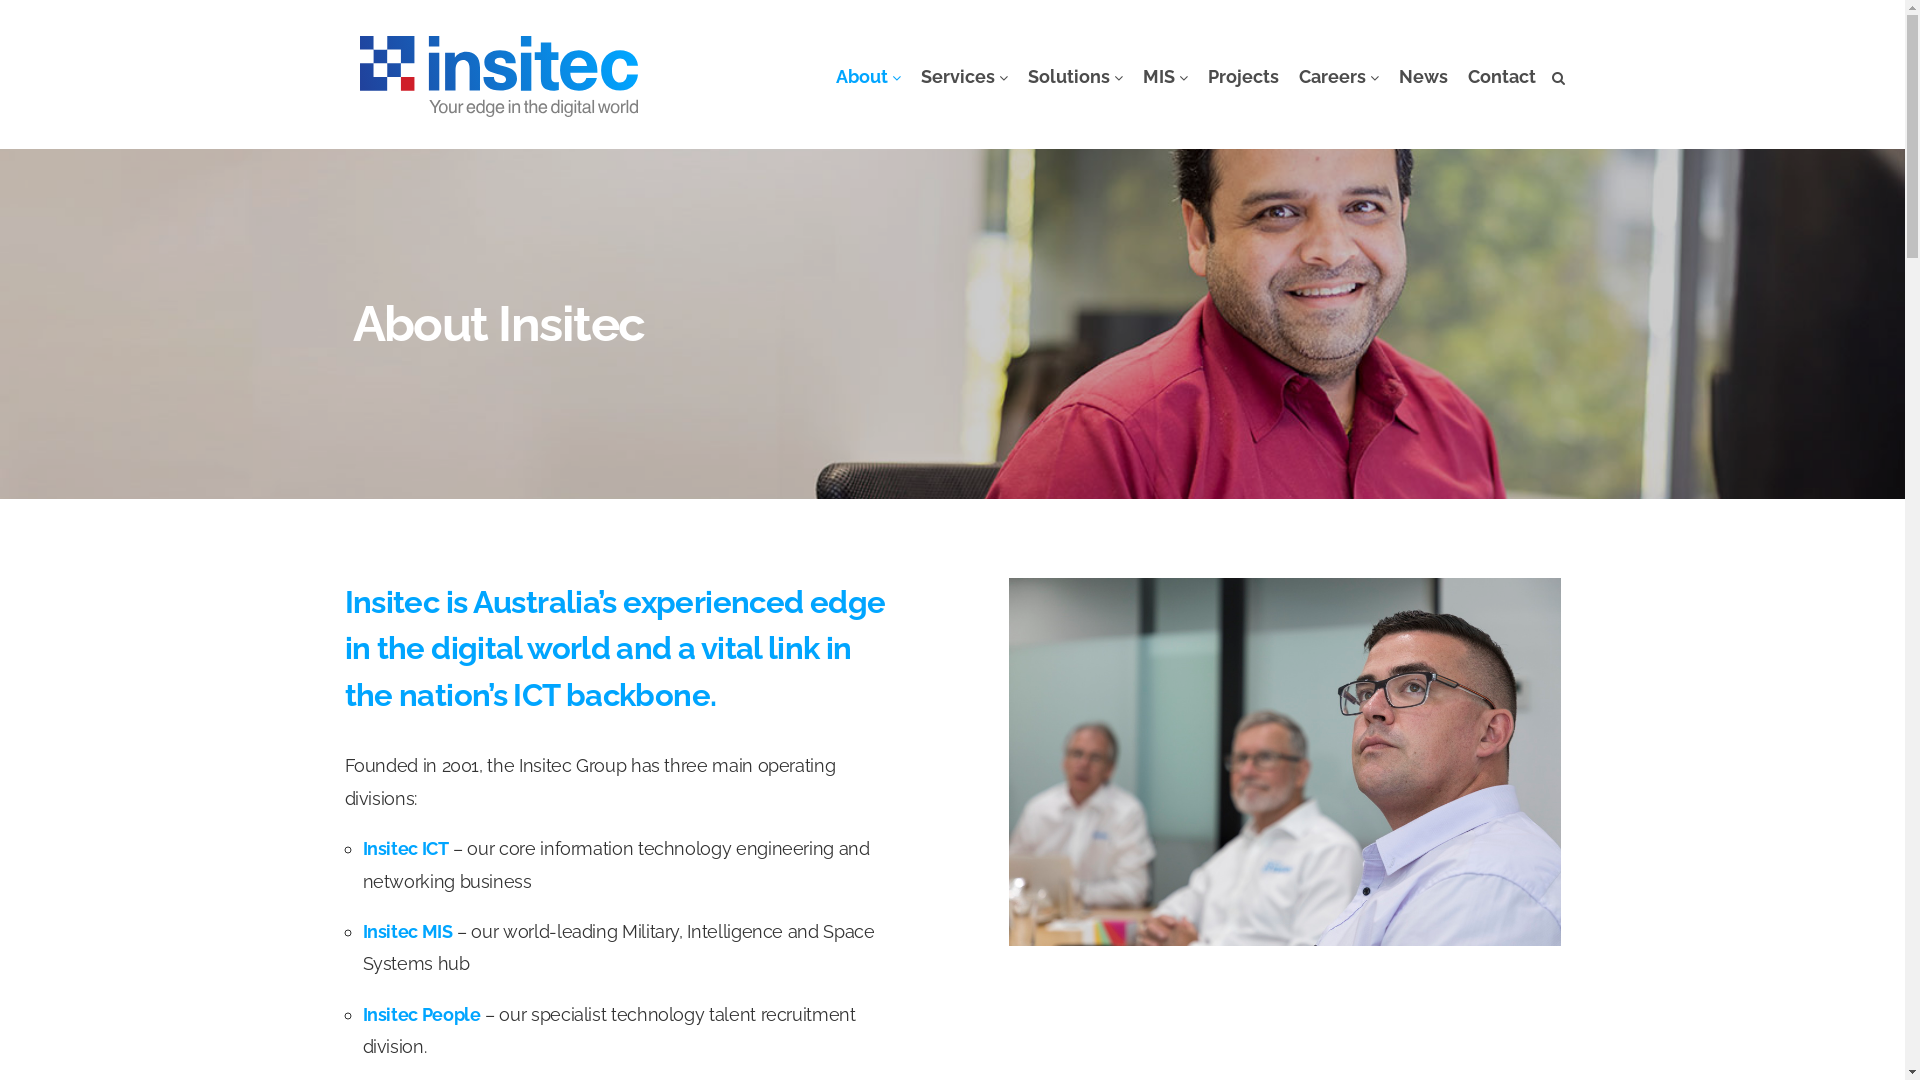 The image size is (1920, 1080). Describe the element at coordinates (868, 76) in the screenshot. I see `'About'` at that location.